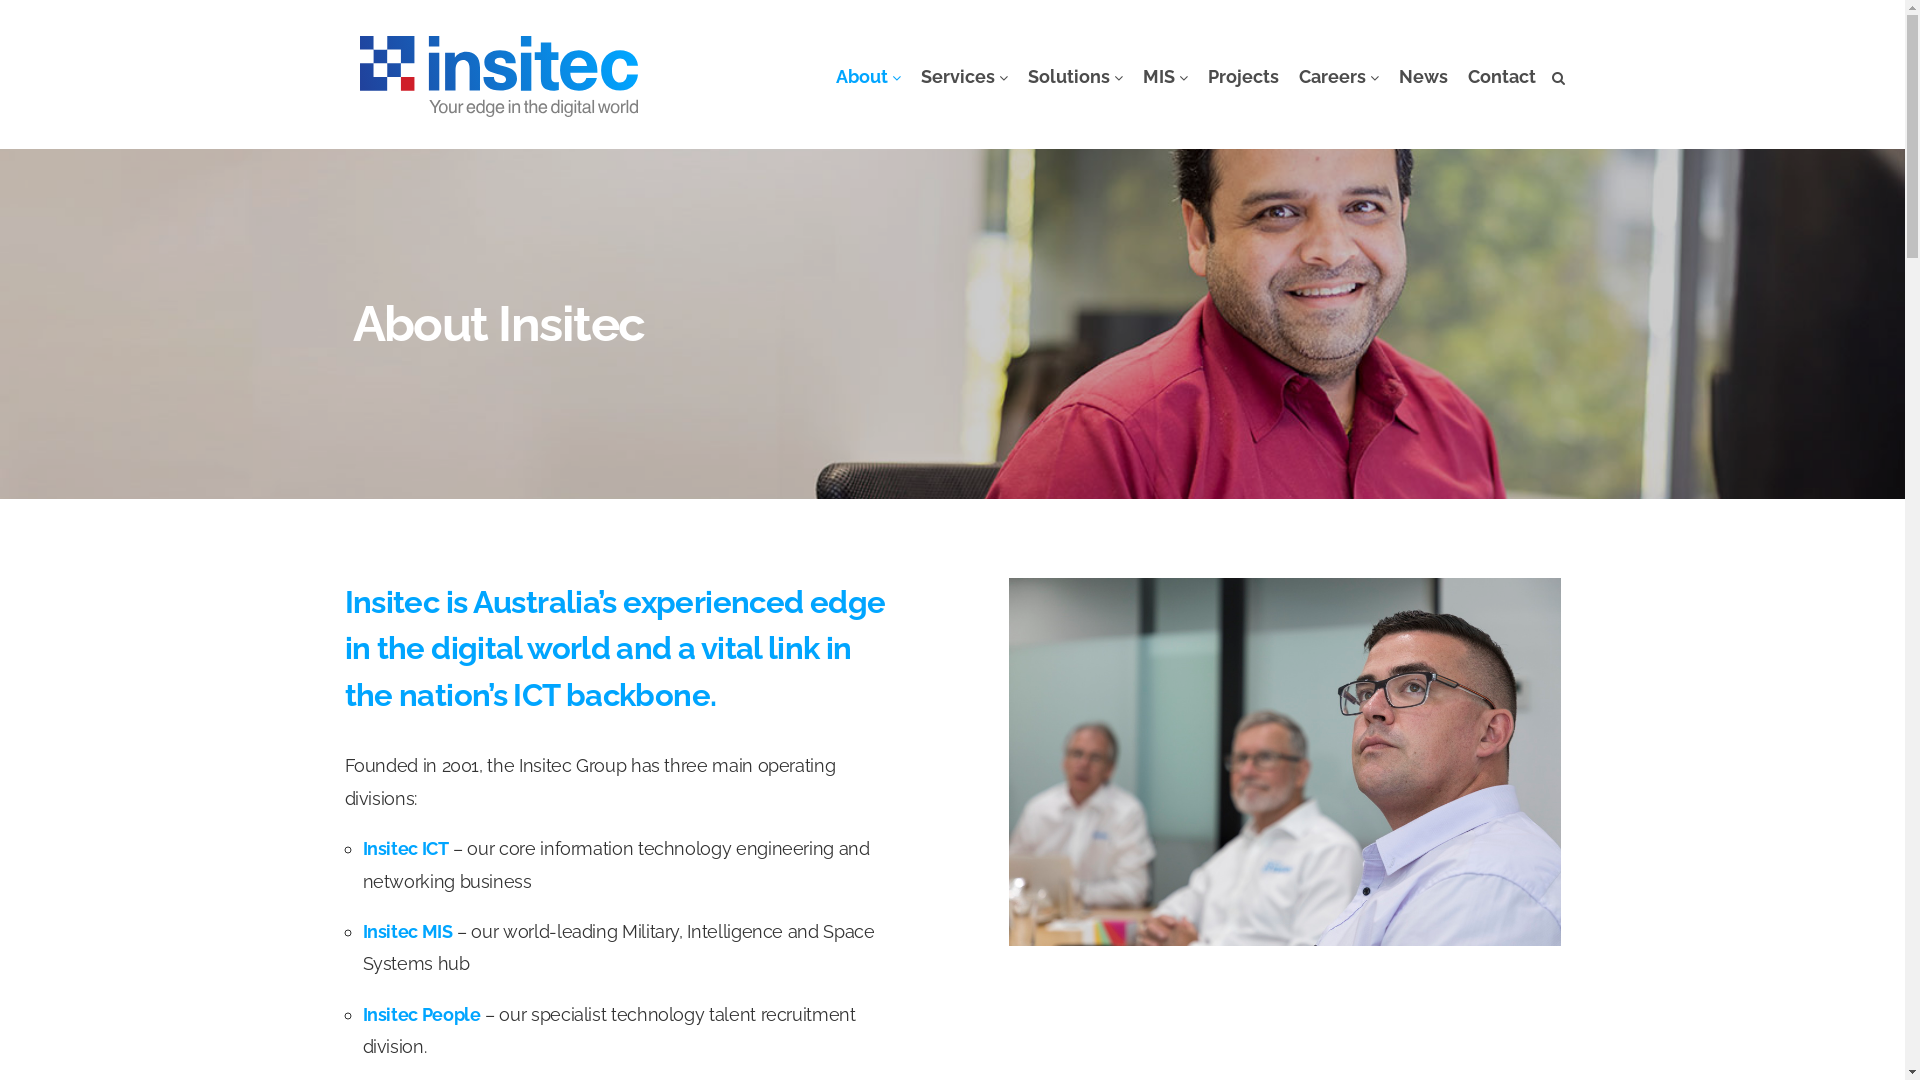 The image size is (1920, 1080). Describe the element at coordinates (868, 76) in the screenshot. I see `'About'` at that location.